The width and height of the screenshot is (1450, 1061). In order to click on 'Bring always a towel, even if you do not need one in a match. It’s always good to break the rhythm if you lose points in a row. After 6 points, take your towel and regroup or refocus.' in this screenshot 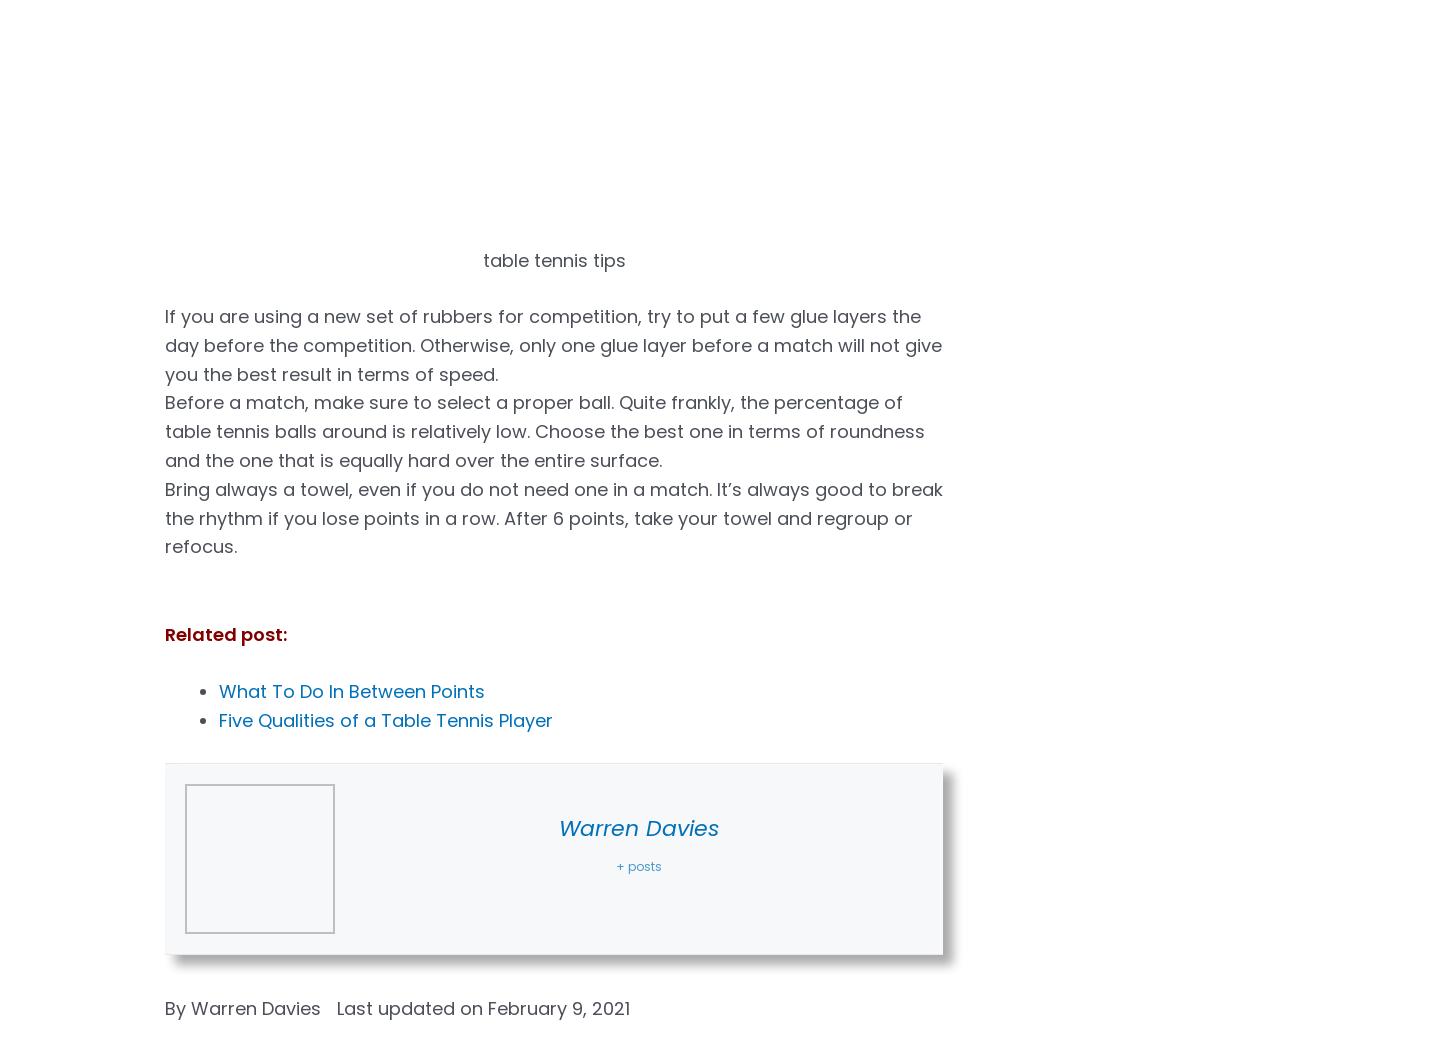, I will do `click(554, 517)`.